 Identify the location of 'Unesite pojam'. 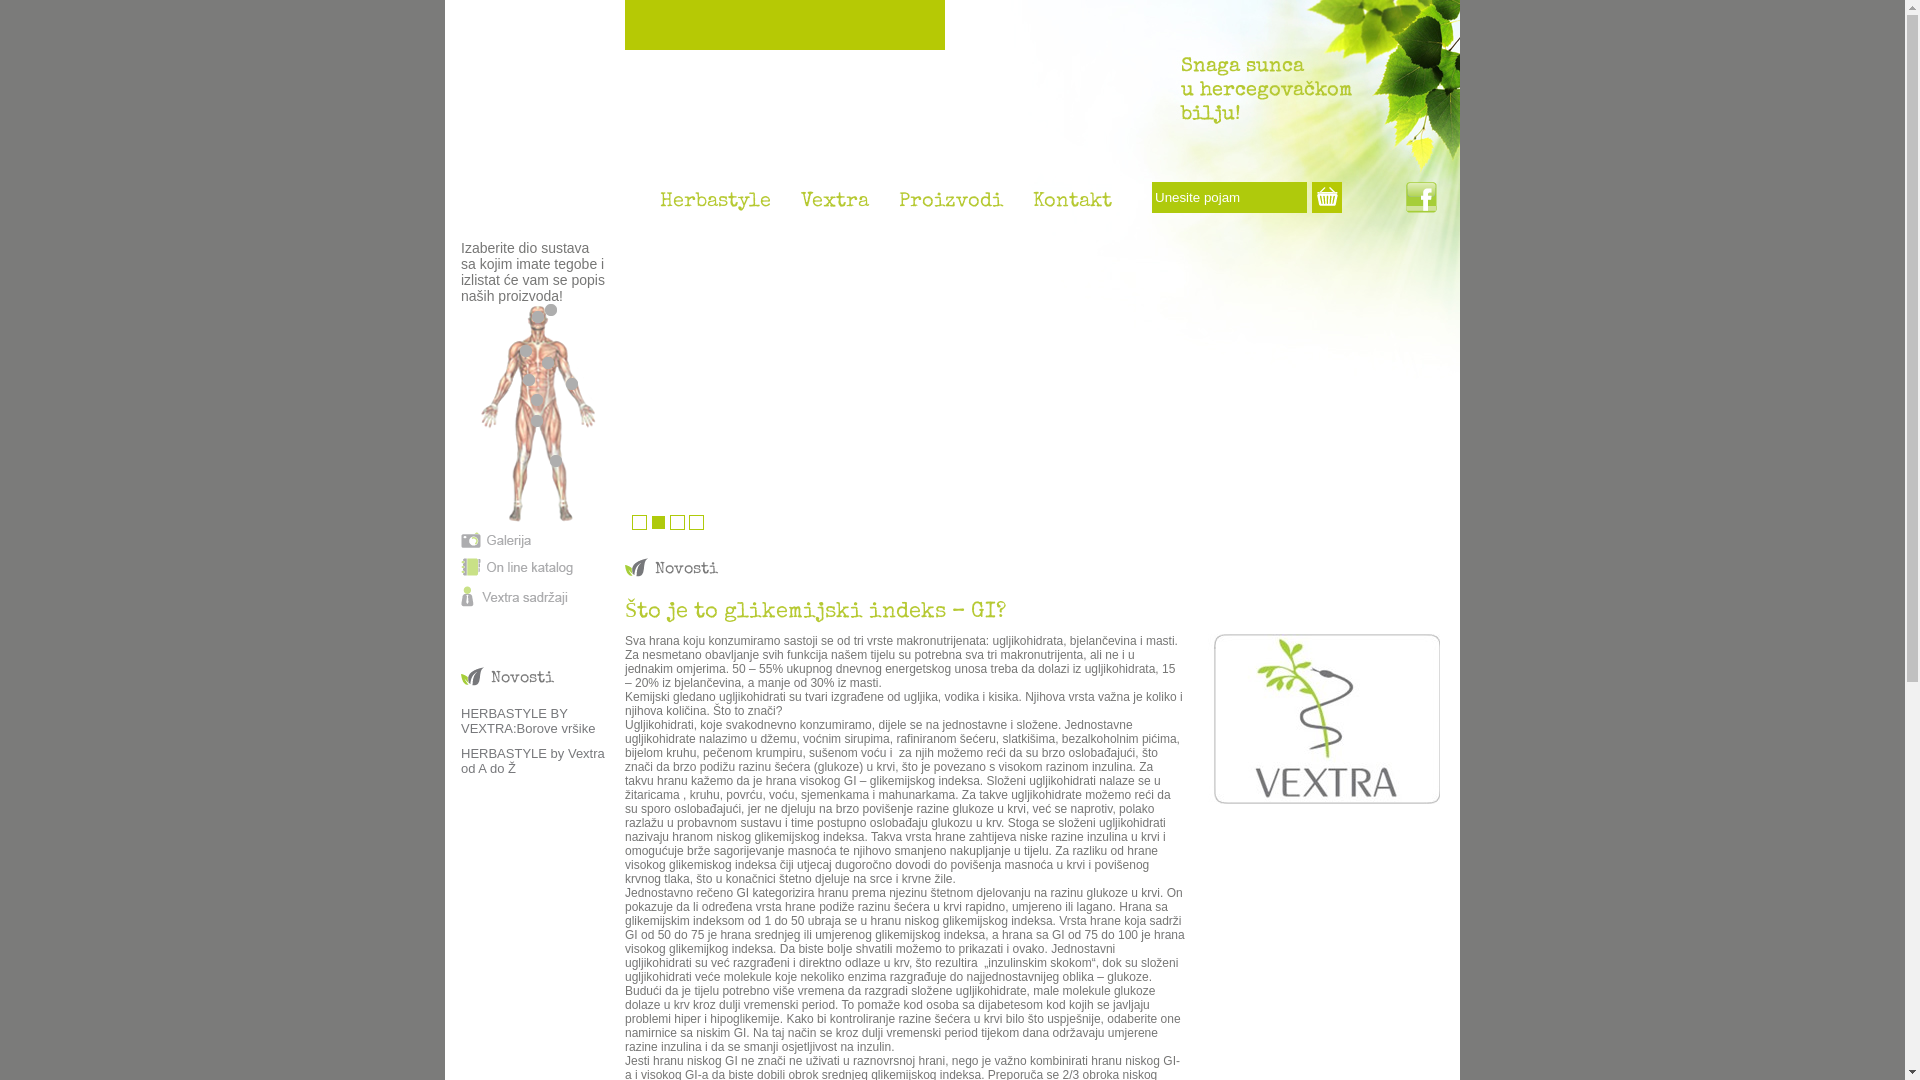
(1228, 197).